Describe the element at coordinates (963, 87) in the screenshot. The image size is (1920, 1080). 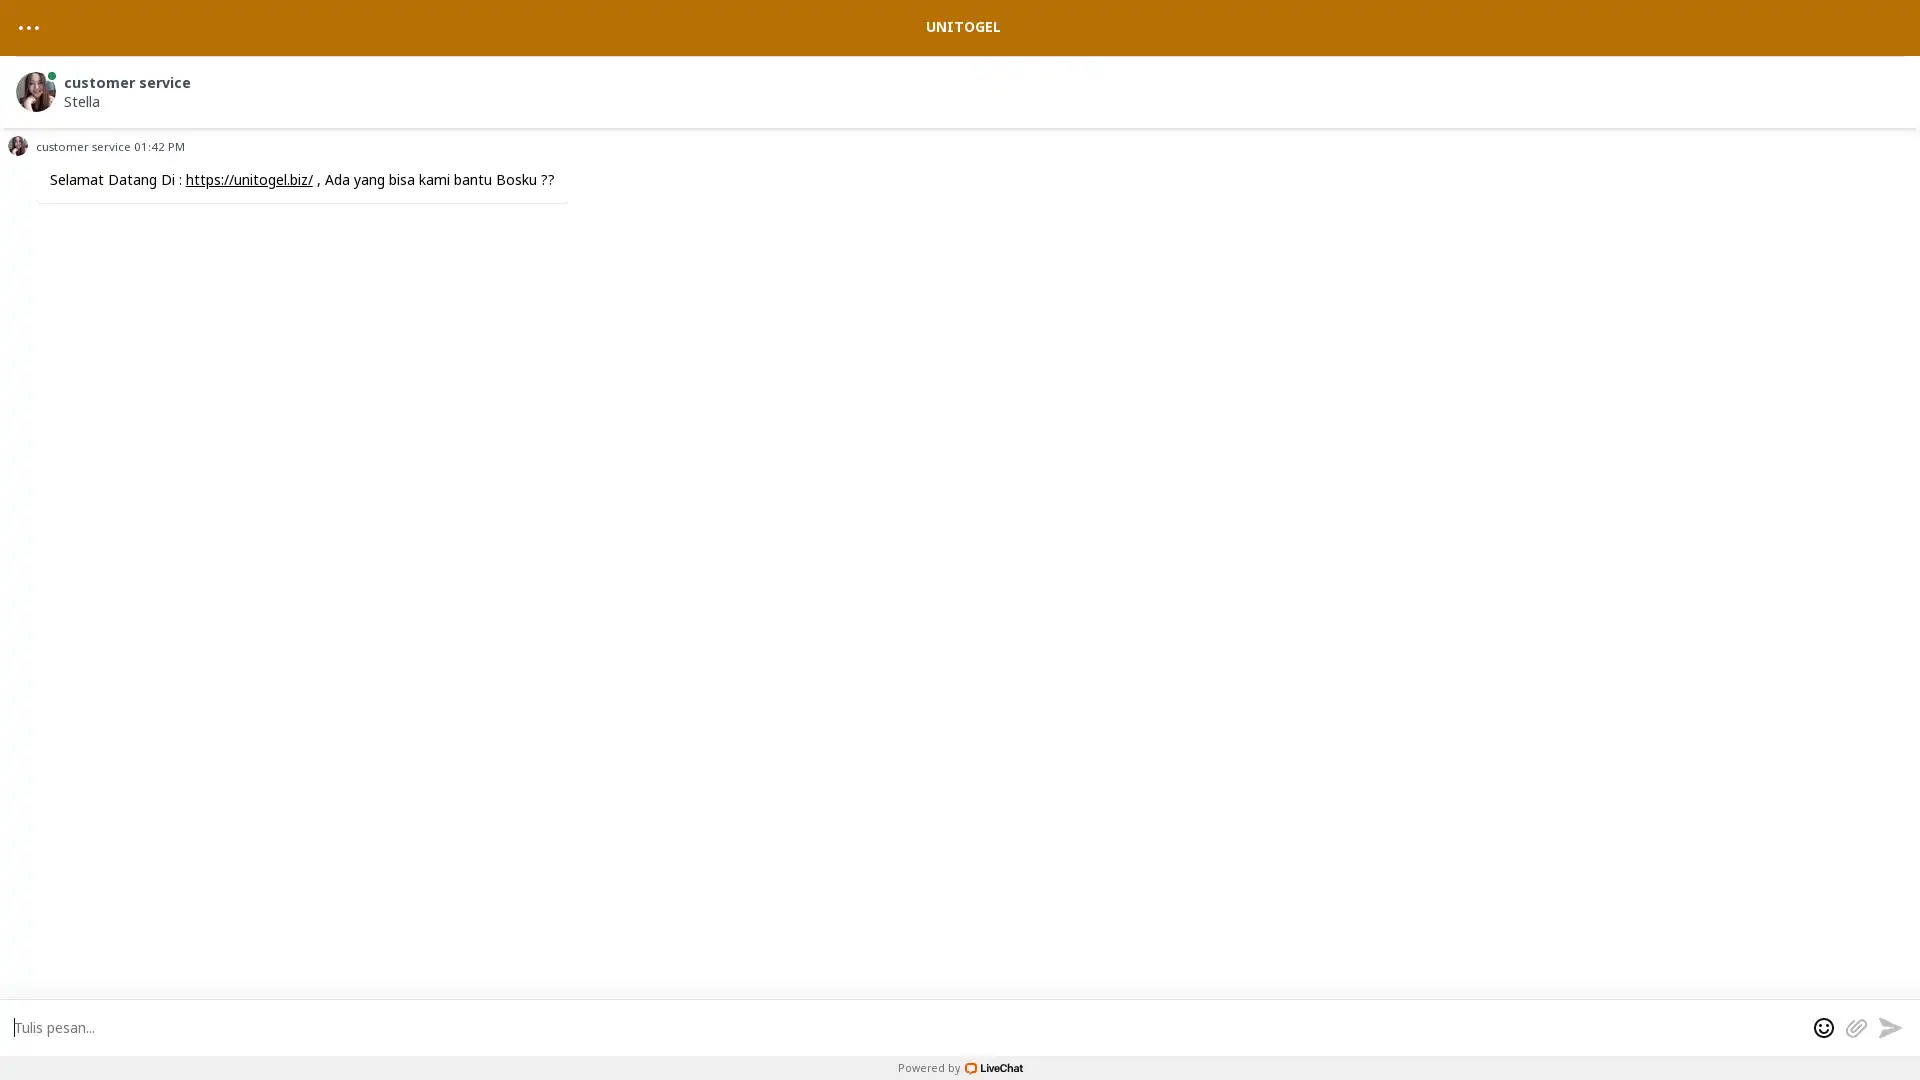
I see `customer service` at that location.